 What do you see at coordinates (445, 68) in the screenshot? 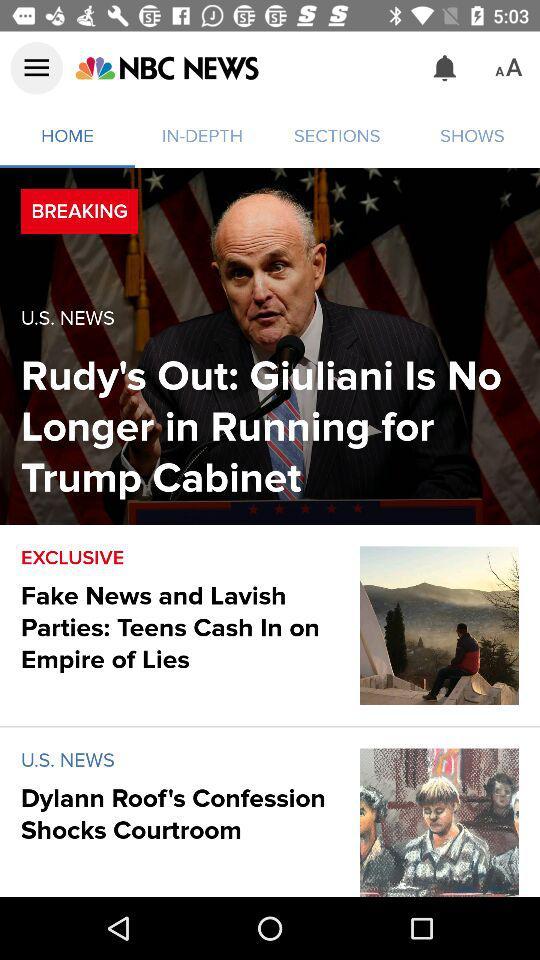
I see `the item next to the sections item` at bounding box center [445, 68].